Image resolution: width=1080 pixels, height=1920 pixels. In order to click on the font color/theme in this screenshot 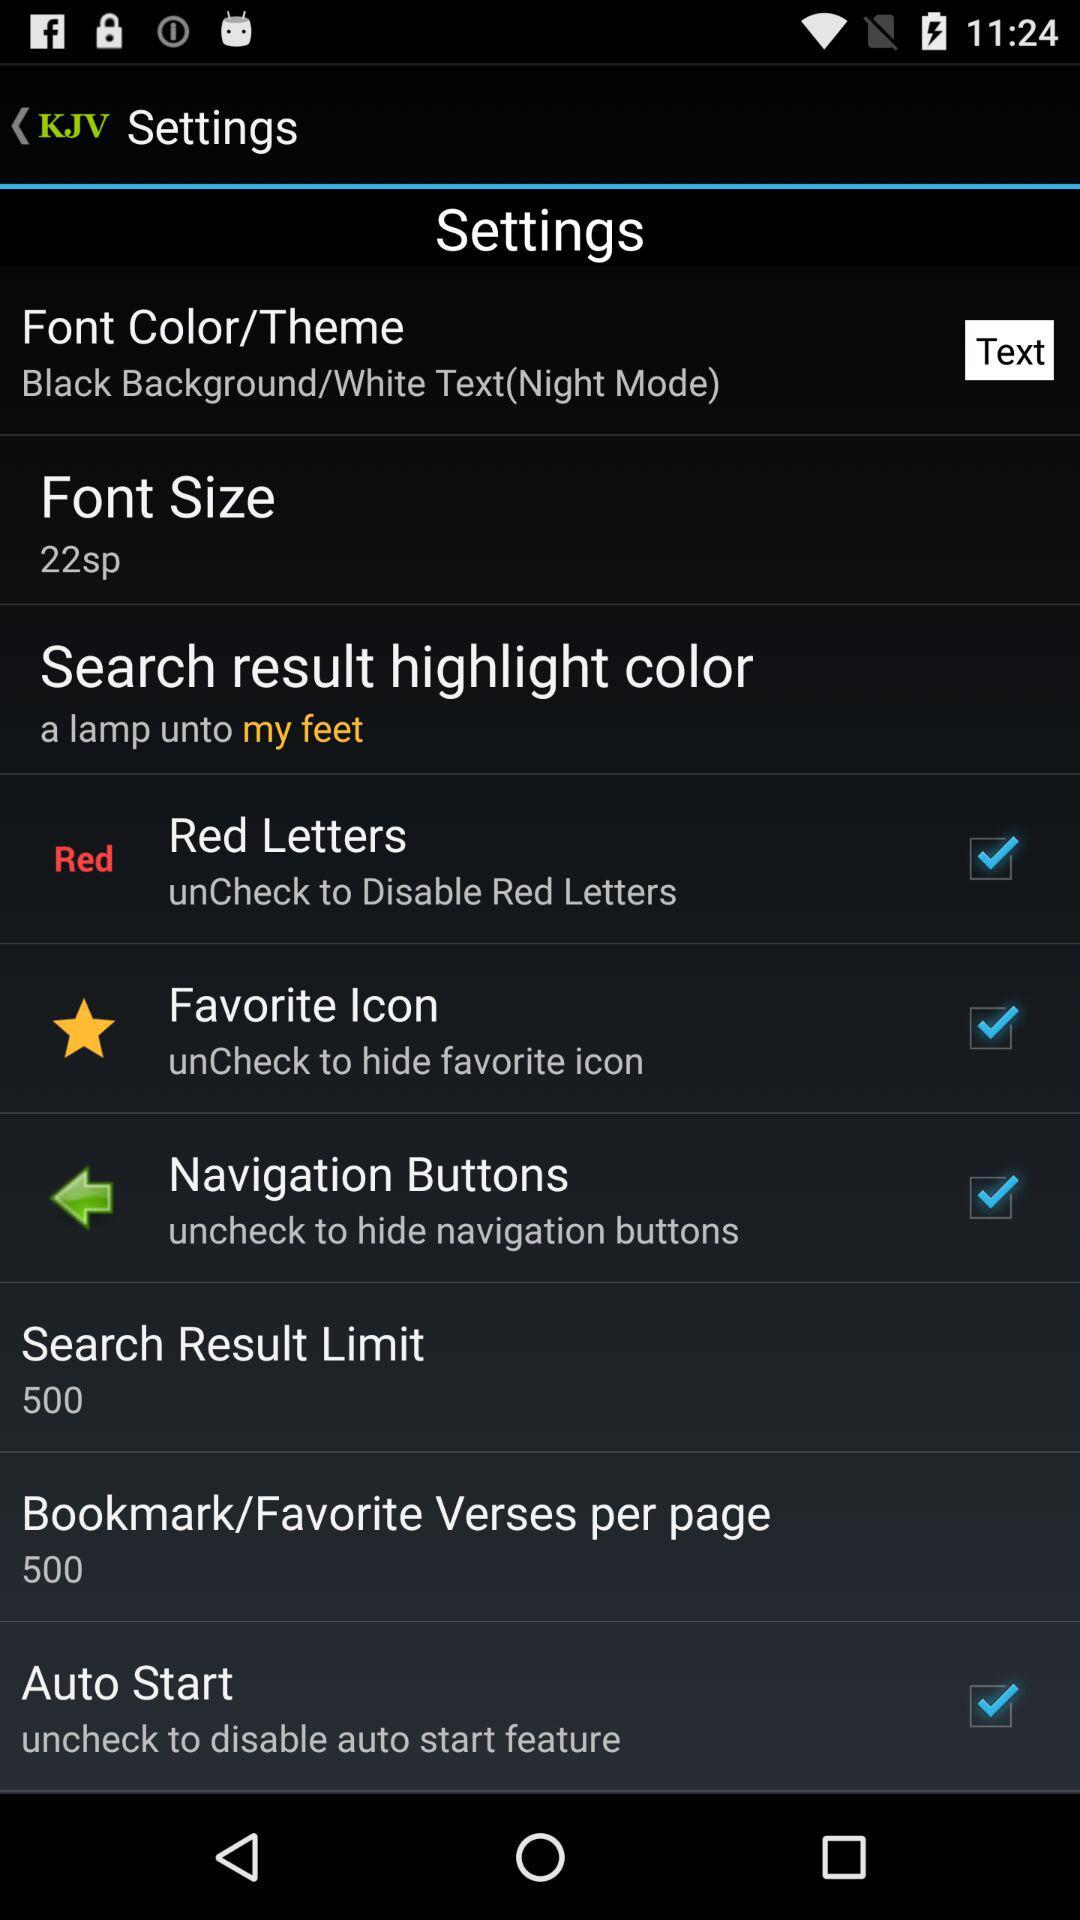, I will do `click(212, 325)`.